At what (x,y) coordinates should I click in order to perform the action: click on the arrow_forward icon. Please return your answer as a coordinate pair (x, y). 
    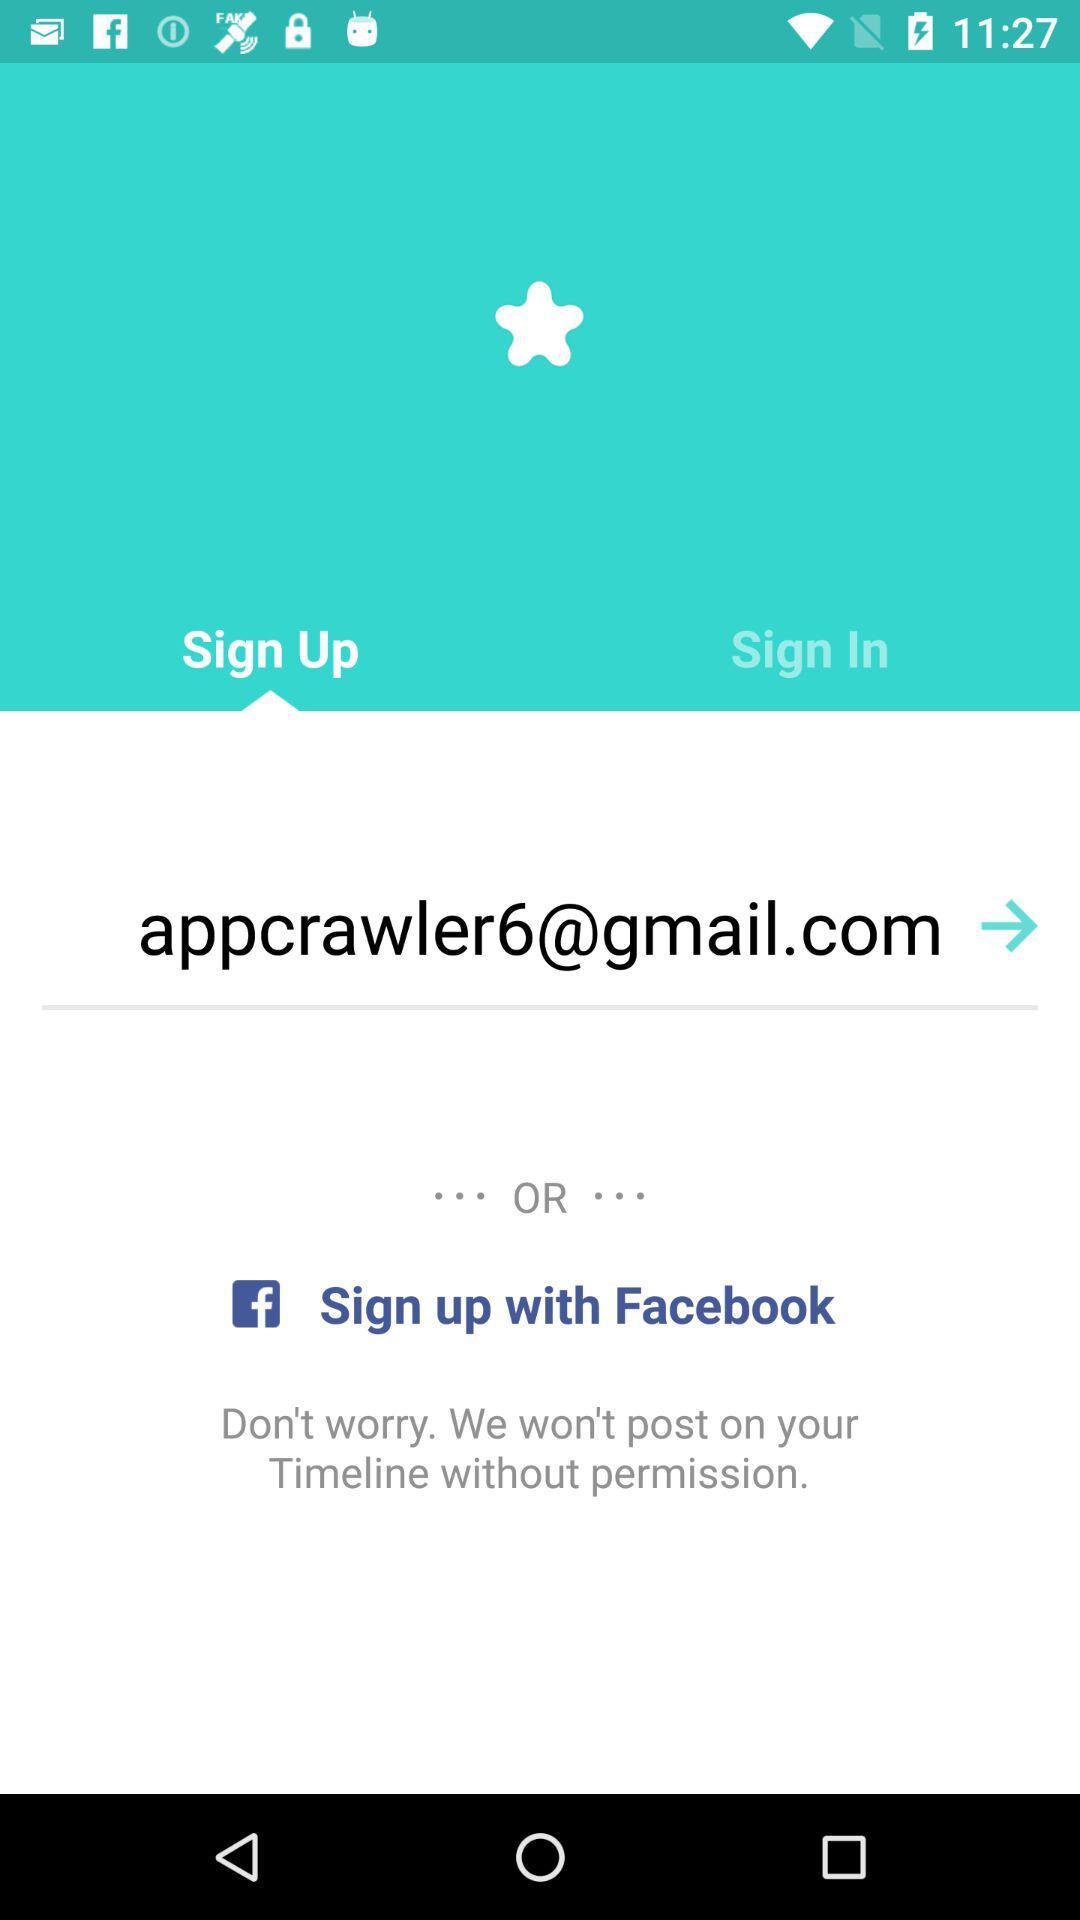
    Looking at the image, I should click on (1009, 924).